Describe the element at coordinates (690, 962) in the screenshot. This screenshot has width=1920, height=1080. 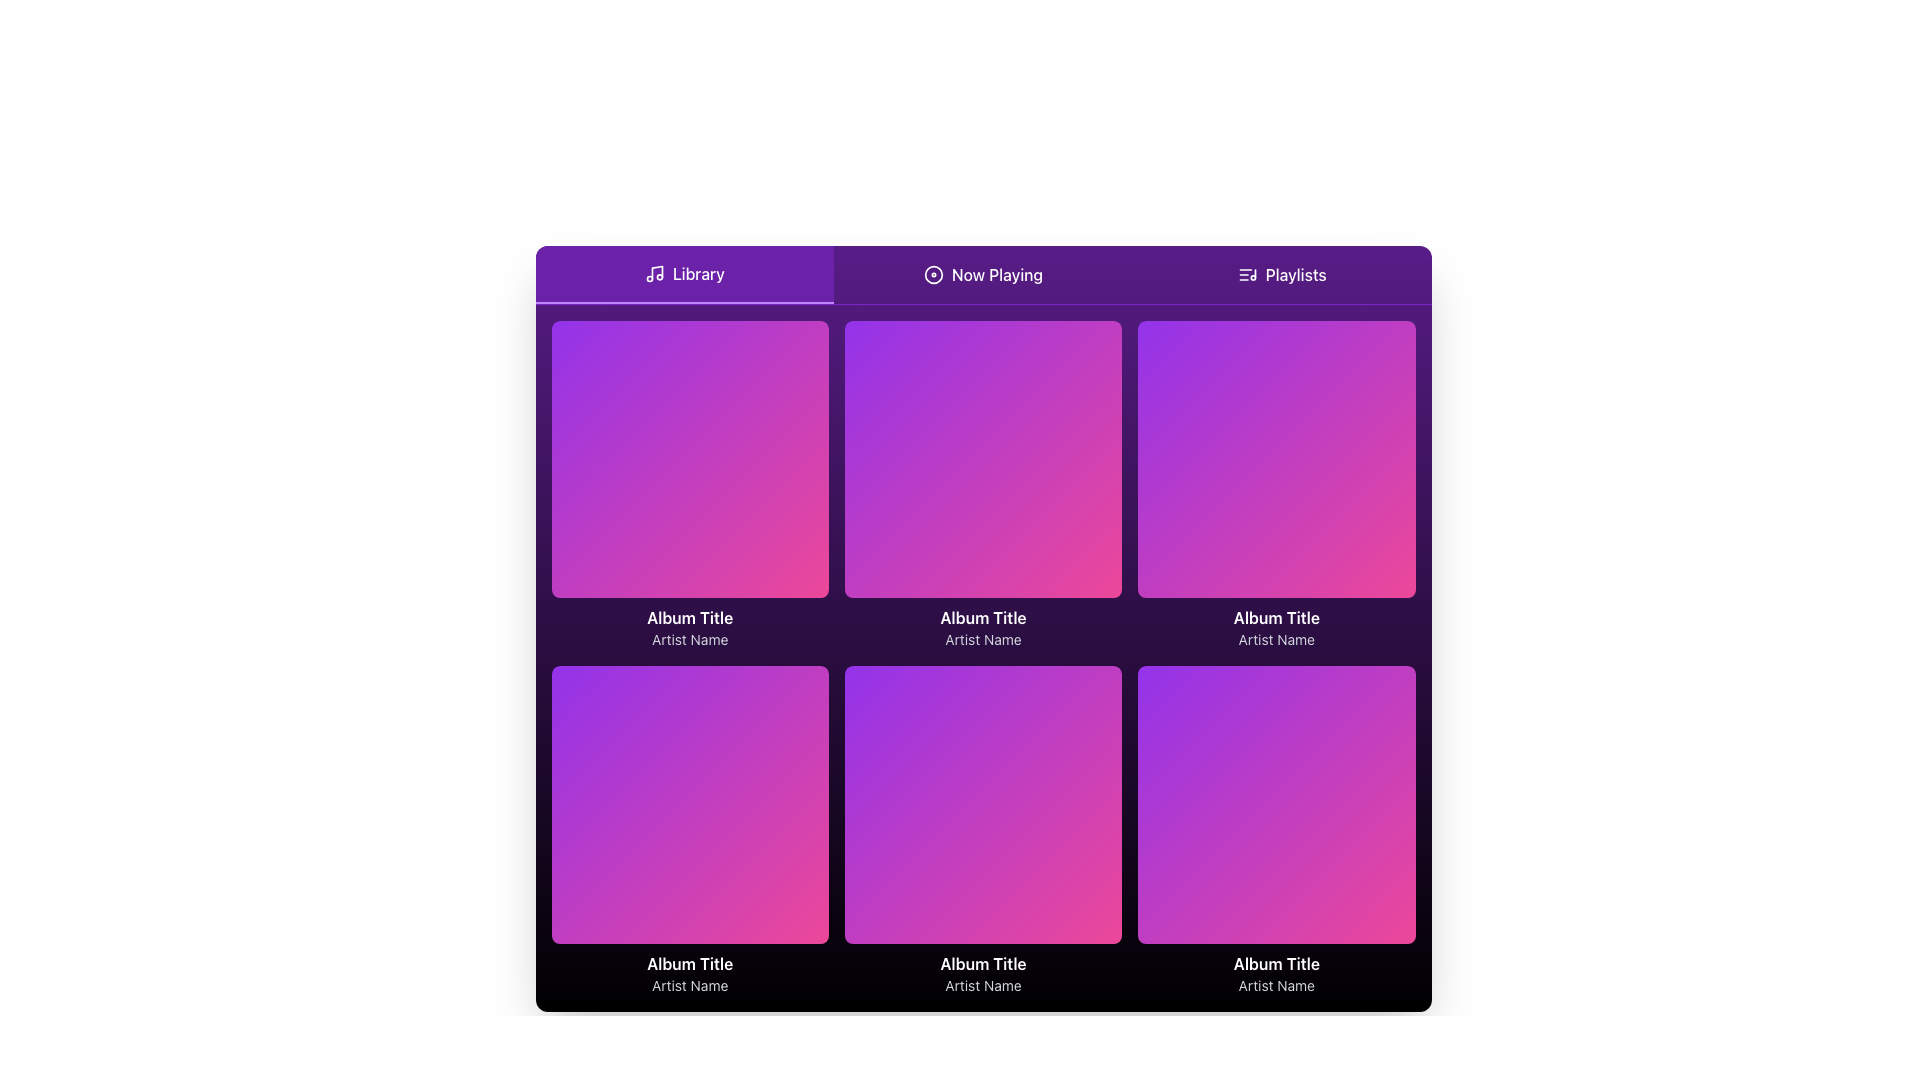
I see `text content of the Text Label that identifies the album in the bottom-left card of the three-by-two grid layout, positioned above 'Artist Name'` at that location.